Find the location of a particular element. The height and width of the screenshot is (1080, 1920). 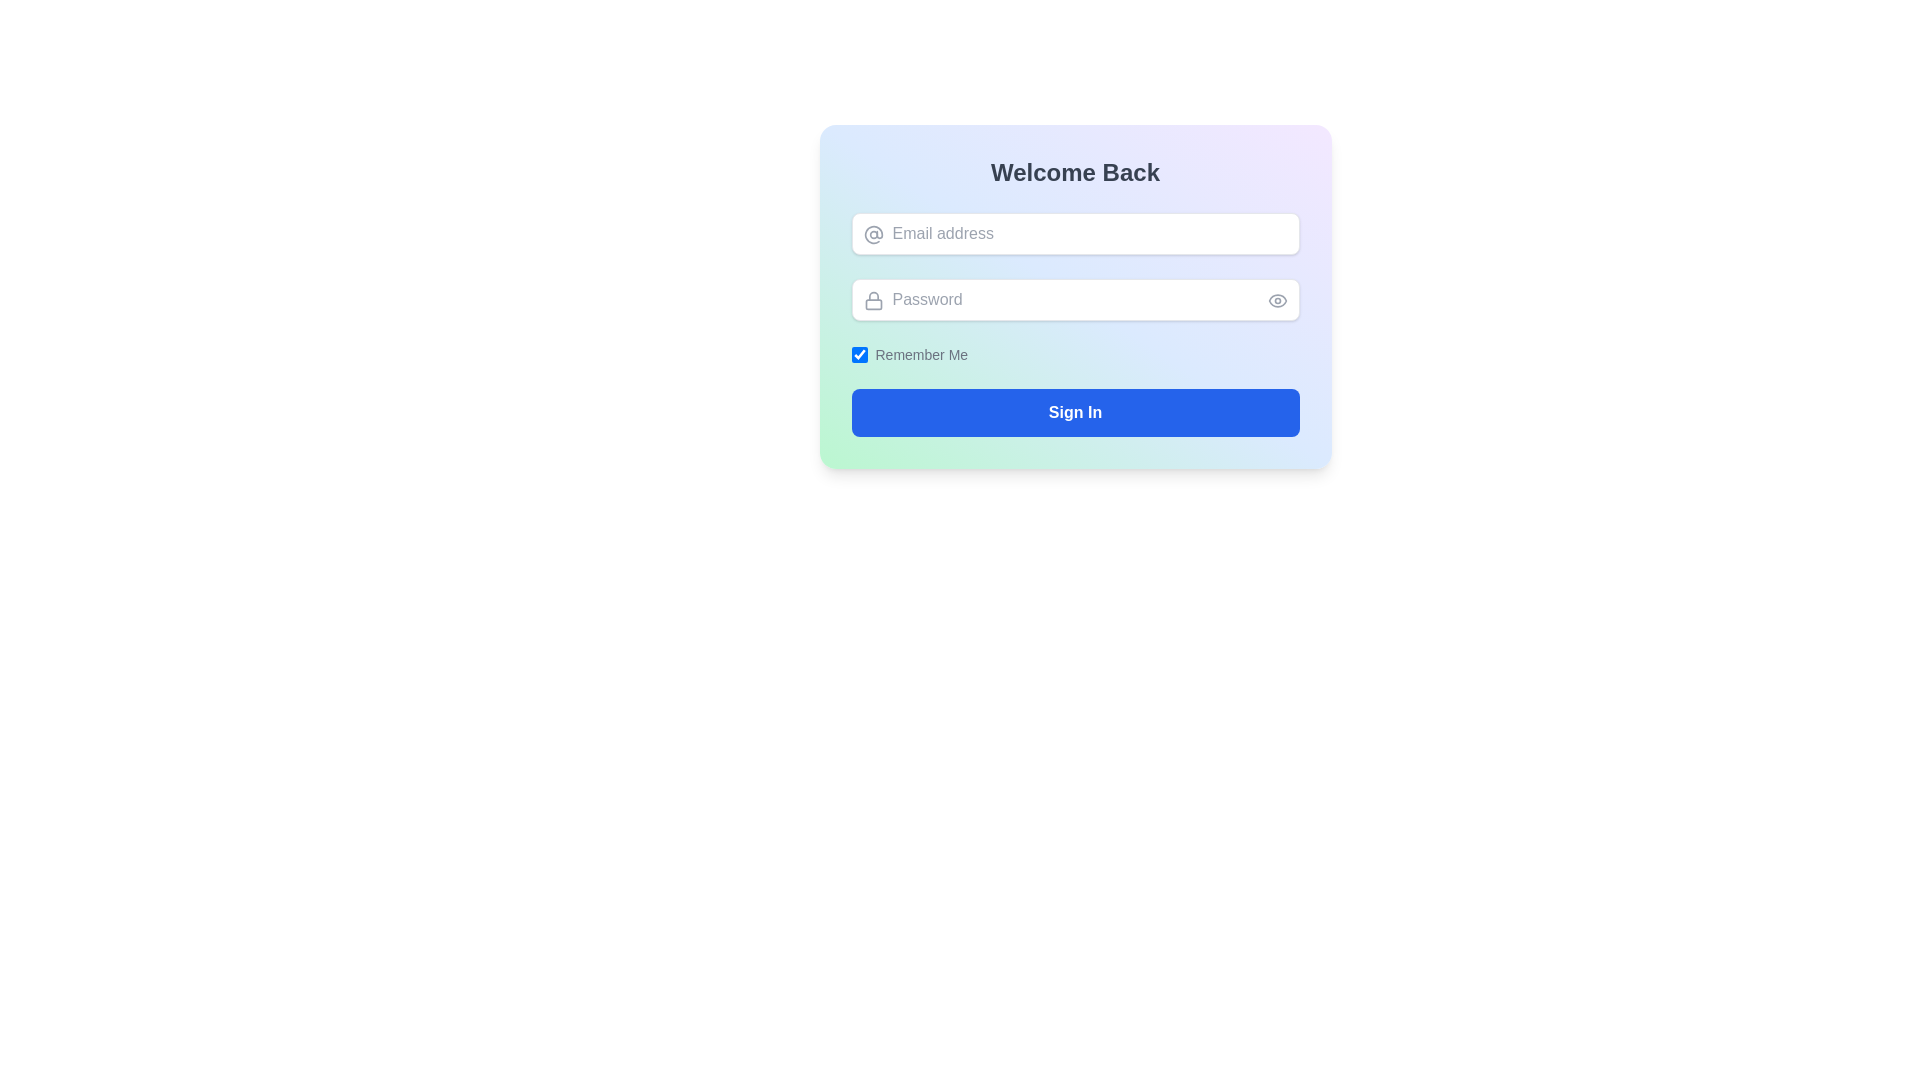

the eye icon button located at the rightmost end of the password entry field is located at coordinates (1276, 300).